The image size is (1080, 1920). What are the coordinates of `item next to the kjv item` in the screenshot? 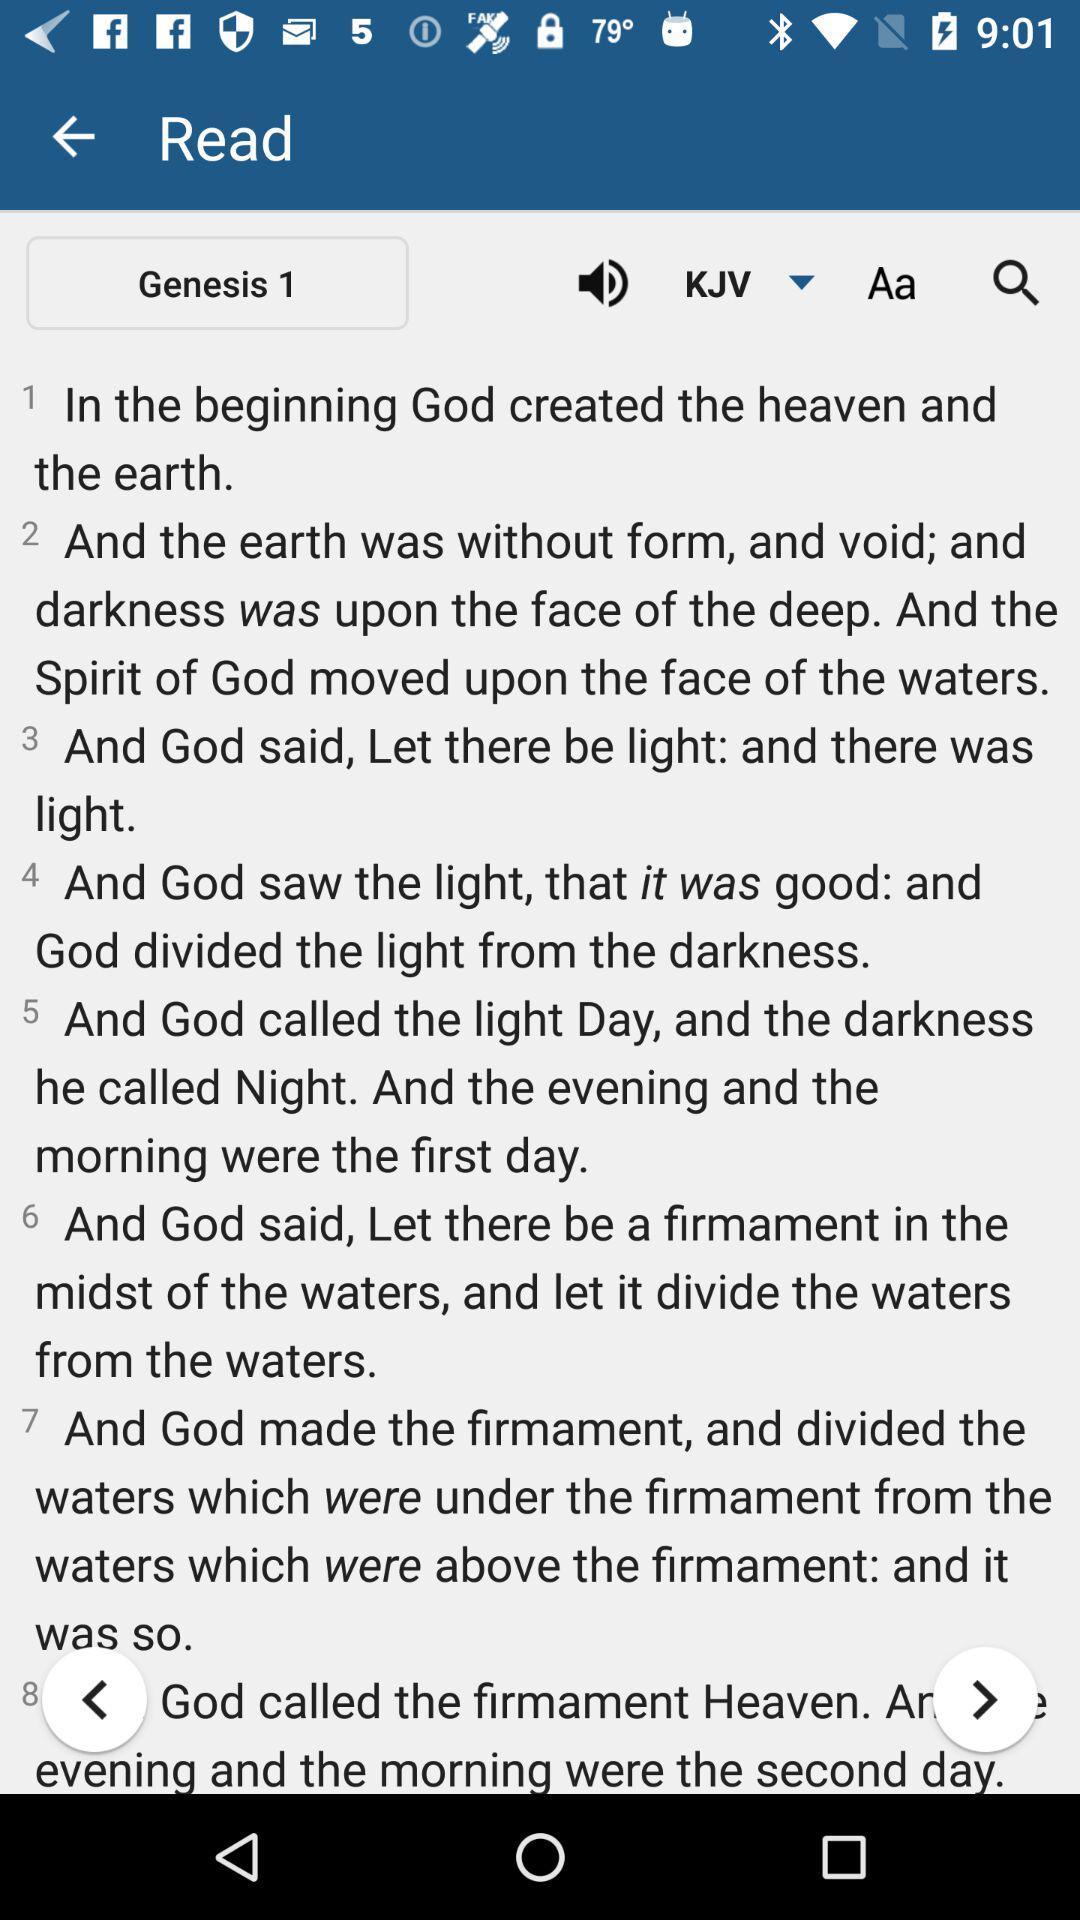 It's located at (890, 282).